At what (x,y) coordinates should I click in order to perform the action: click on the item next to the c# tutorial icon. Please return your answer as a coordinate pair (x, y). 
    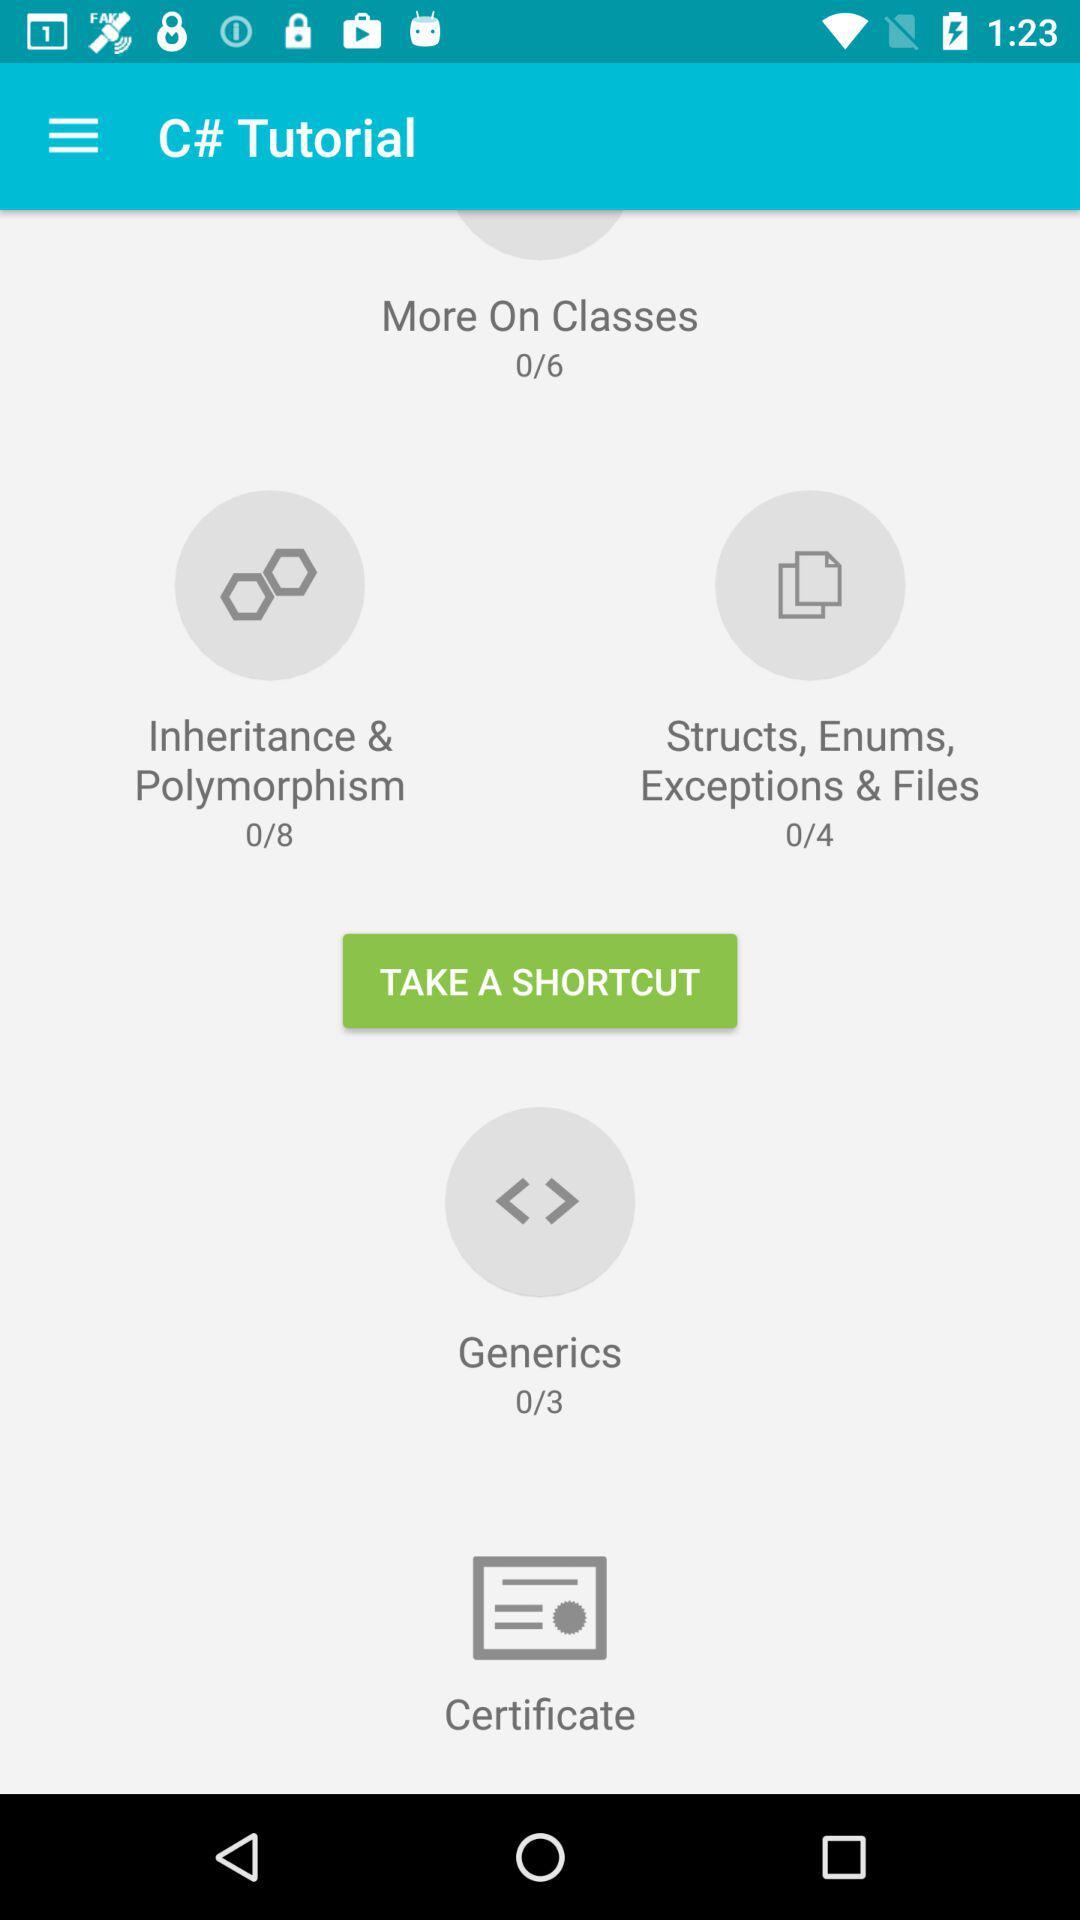
    Looking at the image, I should click on (72, 135).